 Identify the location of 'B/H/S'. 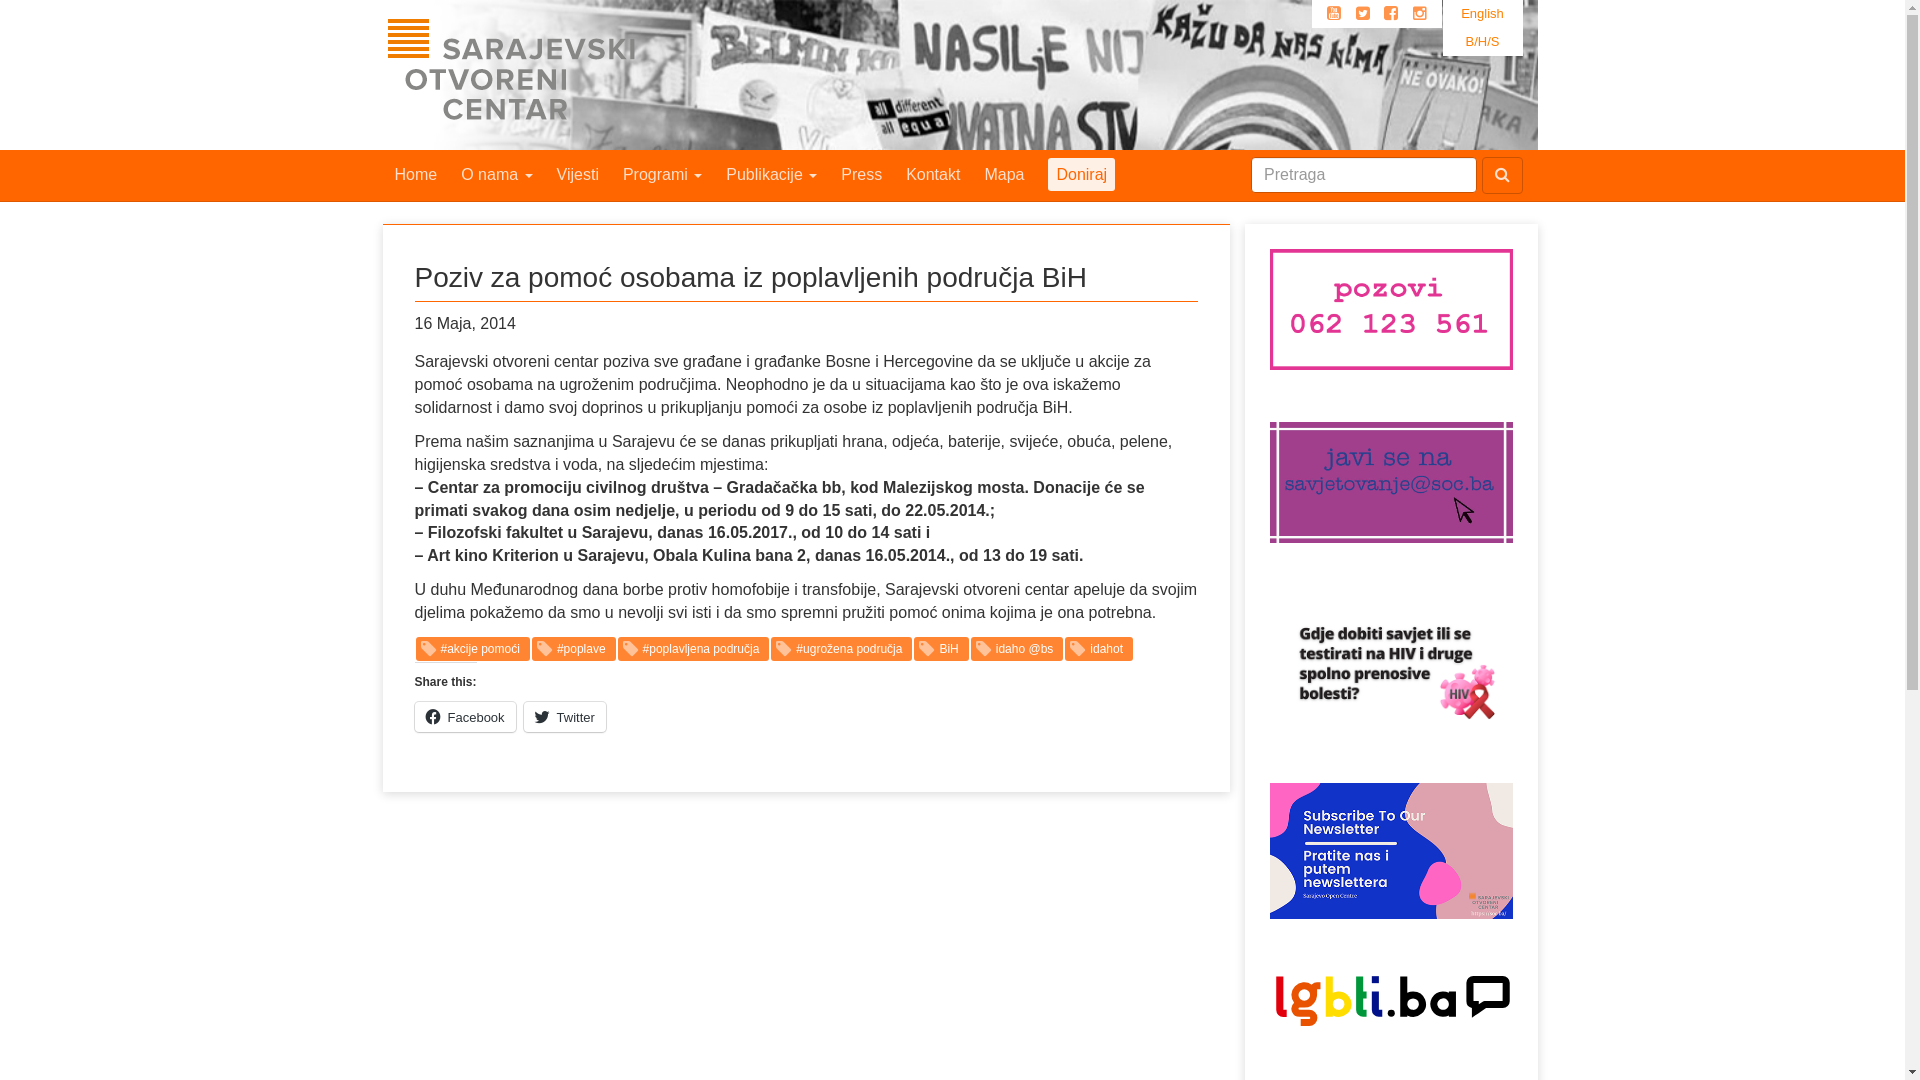
(1482, 42).